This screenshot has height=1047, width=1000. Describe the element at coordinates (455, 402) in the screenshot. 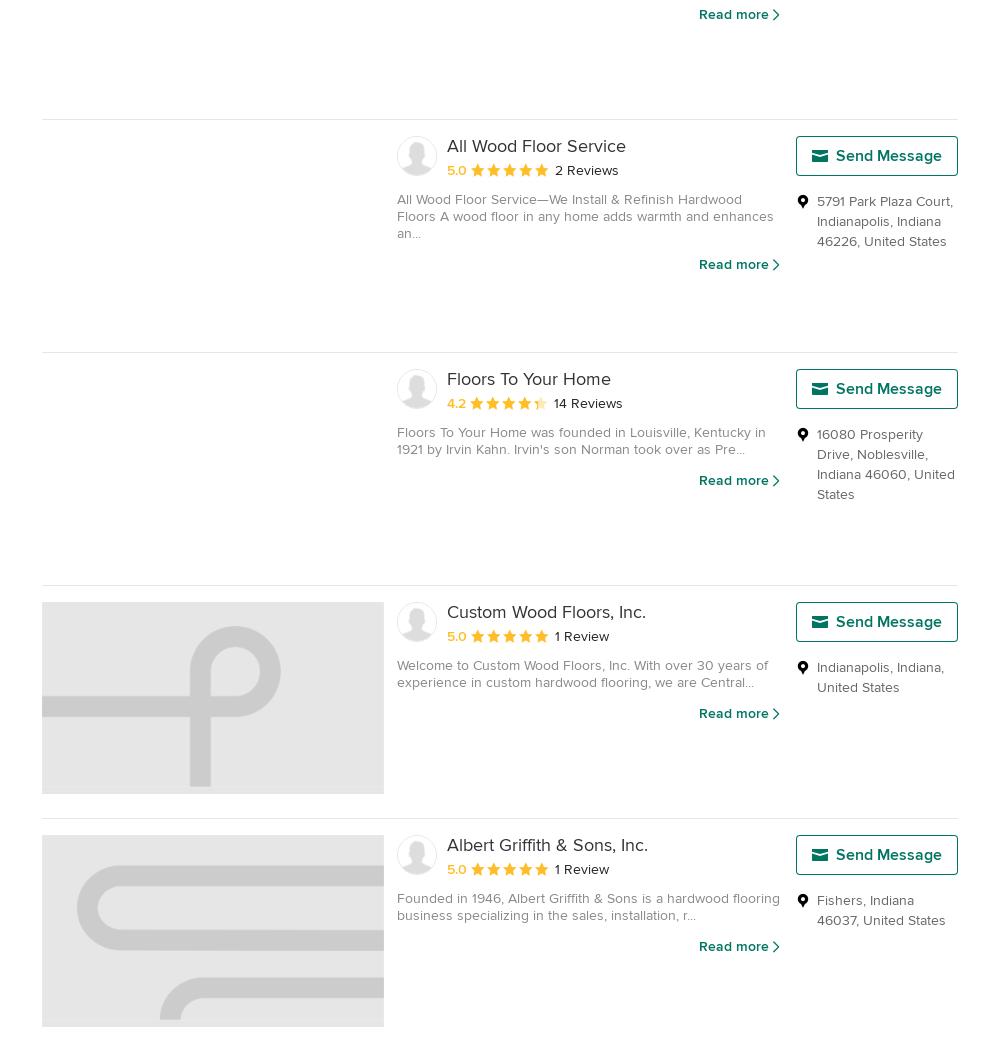

I see `'4.2'` at that location.